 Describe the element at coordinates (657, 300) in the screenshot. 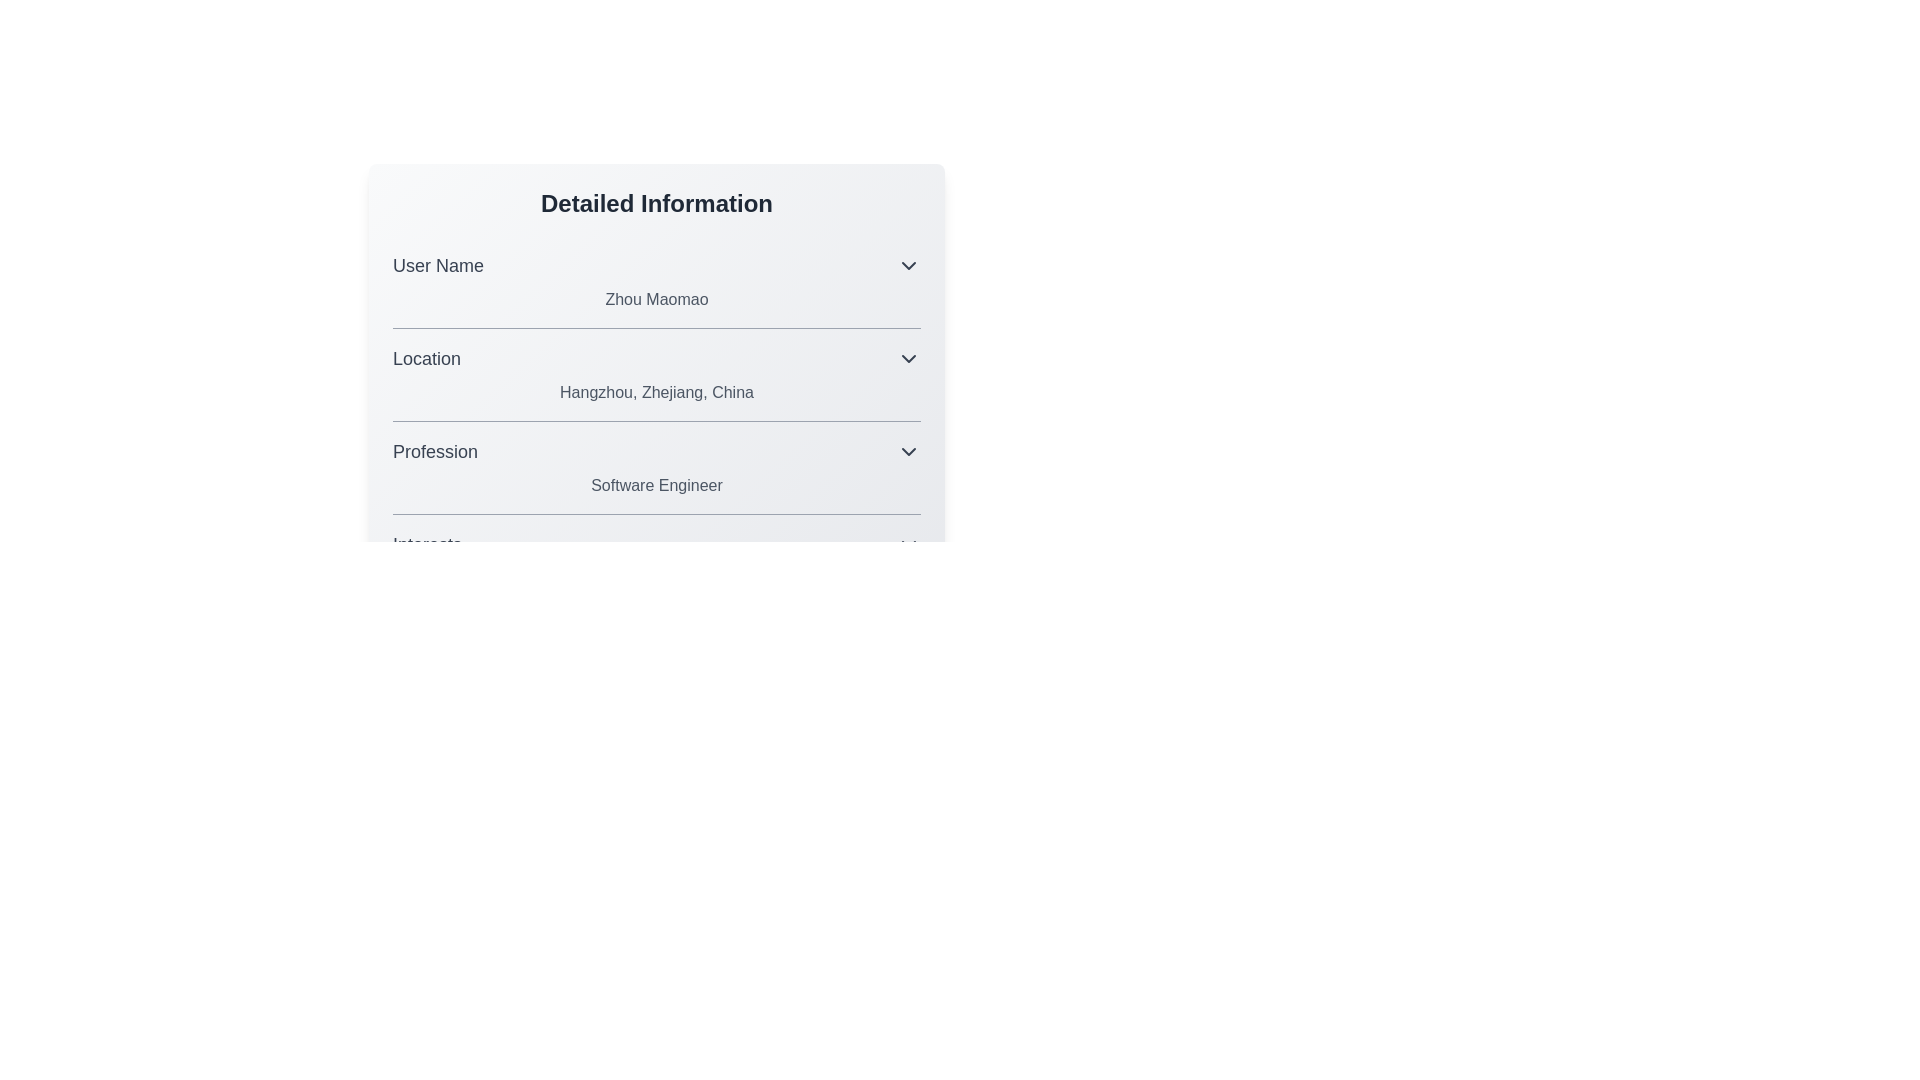

I see `the static text label displaying 'Zhou Maomao' located directly below the 'User Name' label in the user information panel` at that location.